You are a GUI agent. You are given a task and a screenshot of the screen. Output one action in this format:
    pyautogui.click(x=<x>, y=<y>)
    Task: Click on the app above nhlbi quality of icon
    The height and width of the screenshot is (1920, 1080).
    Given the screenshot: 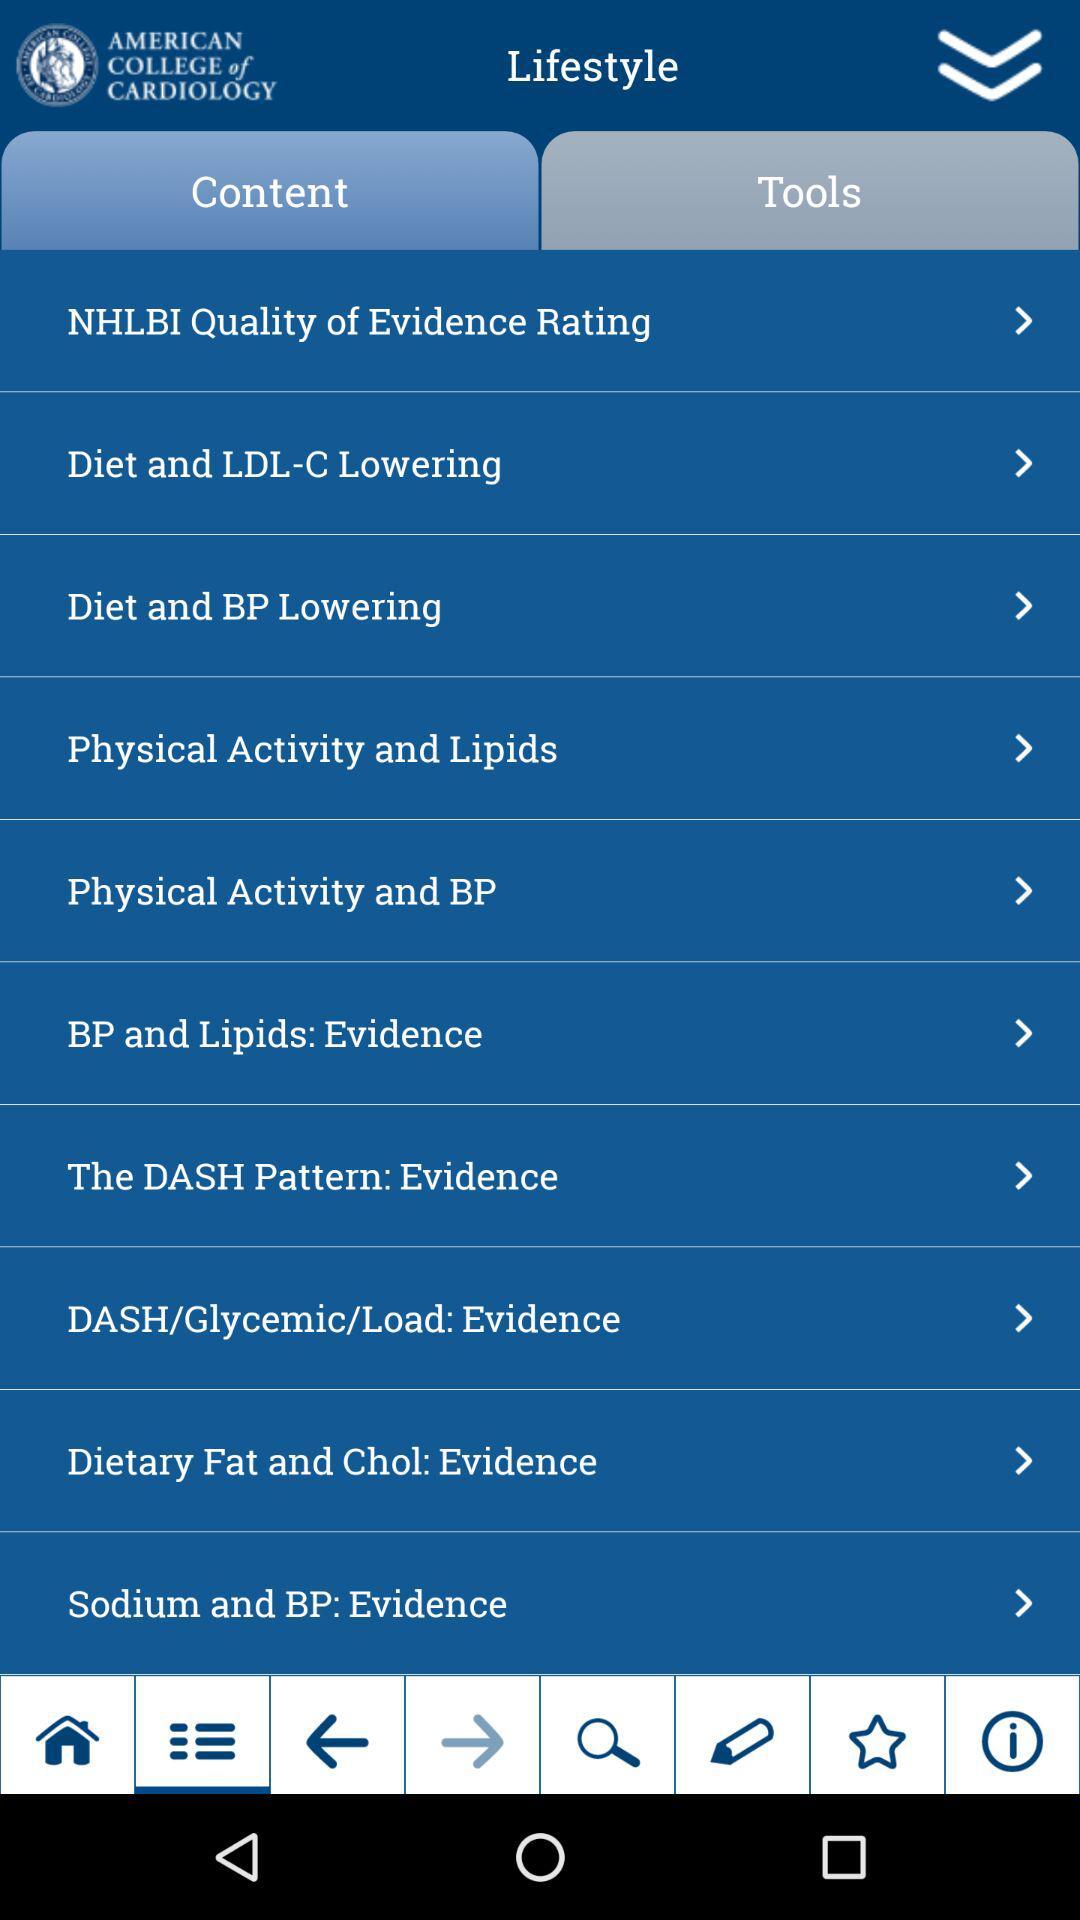 What is the action you would take?
    pyautogui.click(x=270, y=190)
    